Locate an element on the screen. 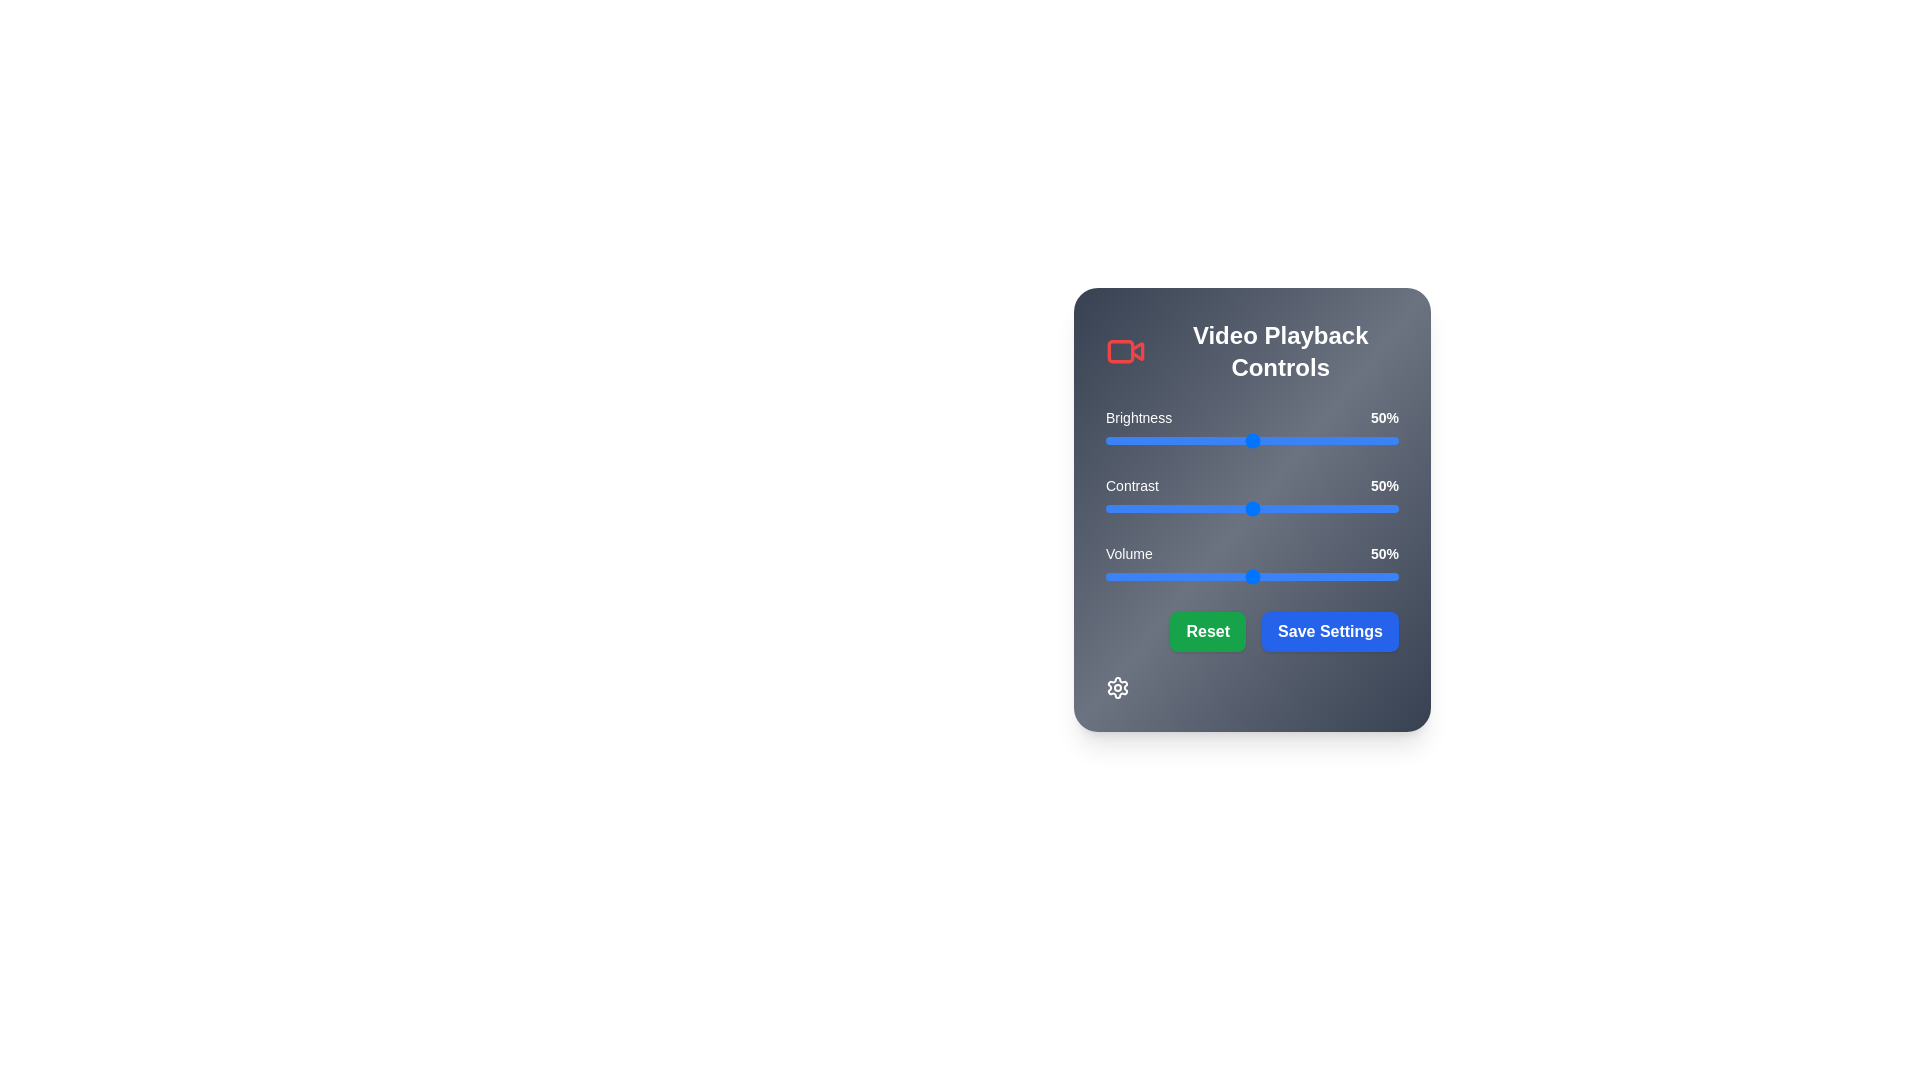 This screenshot has width=1920, height=1080. the reset settings button located in the bottom-left corner of the 'Video Playback Controls' card is located at coordinates (1207, 632).